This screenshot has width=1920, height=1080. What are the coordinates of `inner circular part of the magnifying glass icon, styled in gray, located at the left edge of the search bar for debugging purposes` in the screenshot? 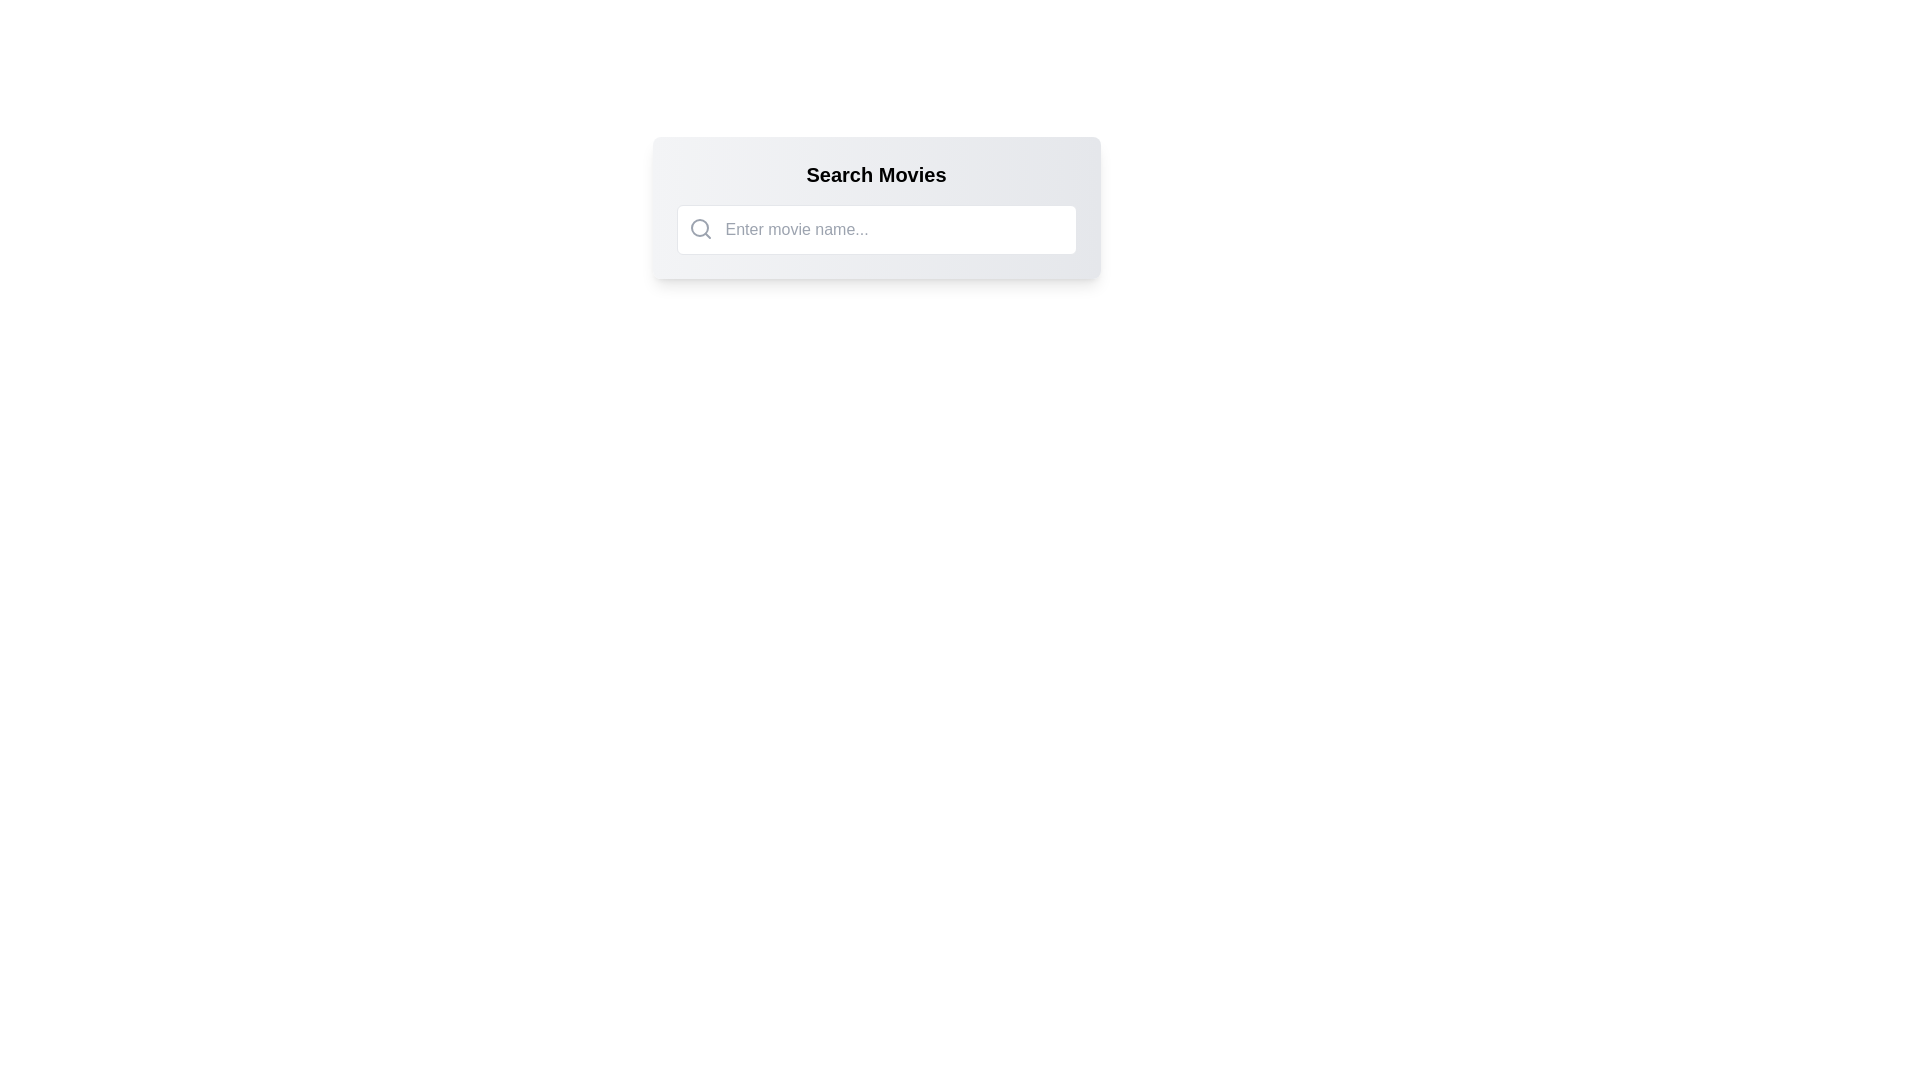 It's located at (699, 226).